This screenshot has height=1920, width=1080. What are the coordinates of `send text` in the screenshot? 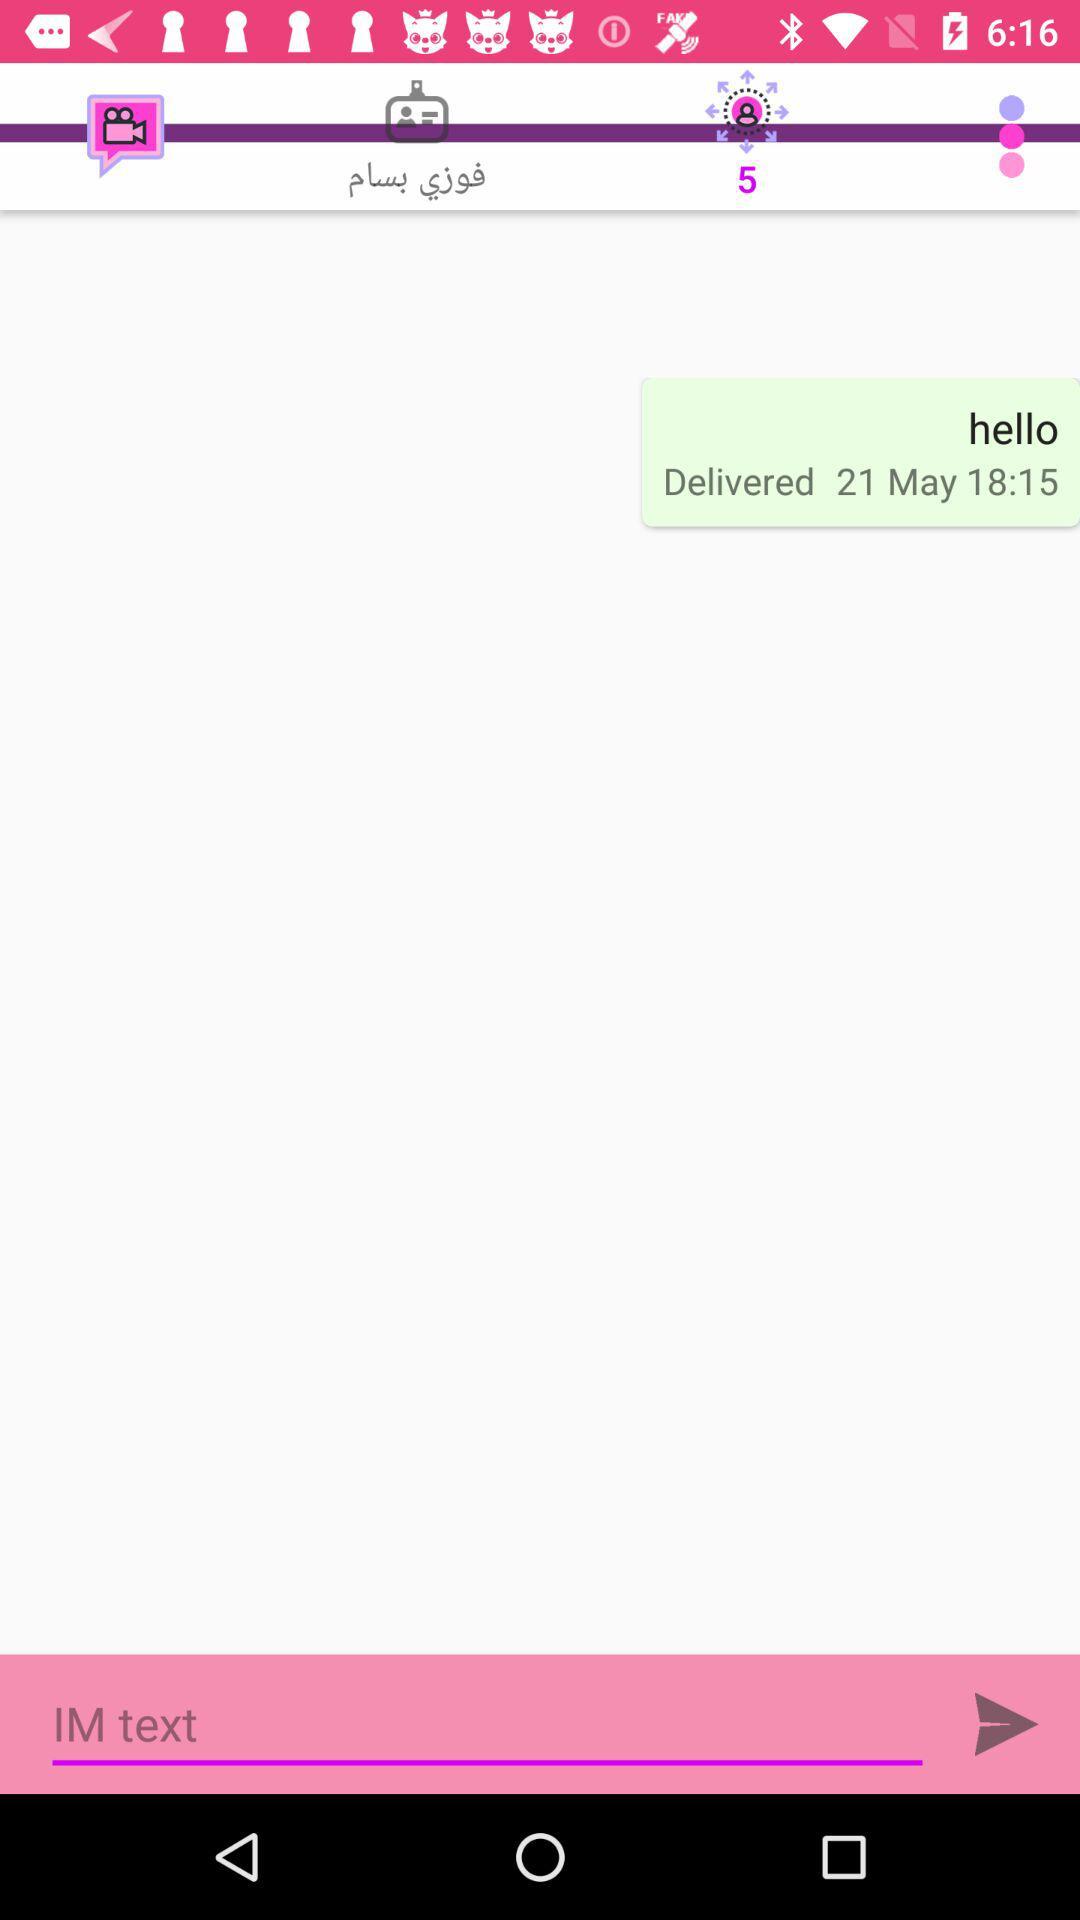 It's located at (1006, 1723).